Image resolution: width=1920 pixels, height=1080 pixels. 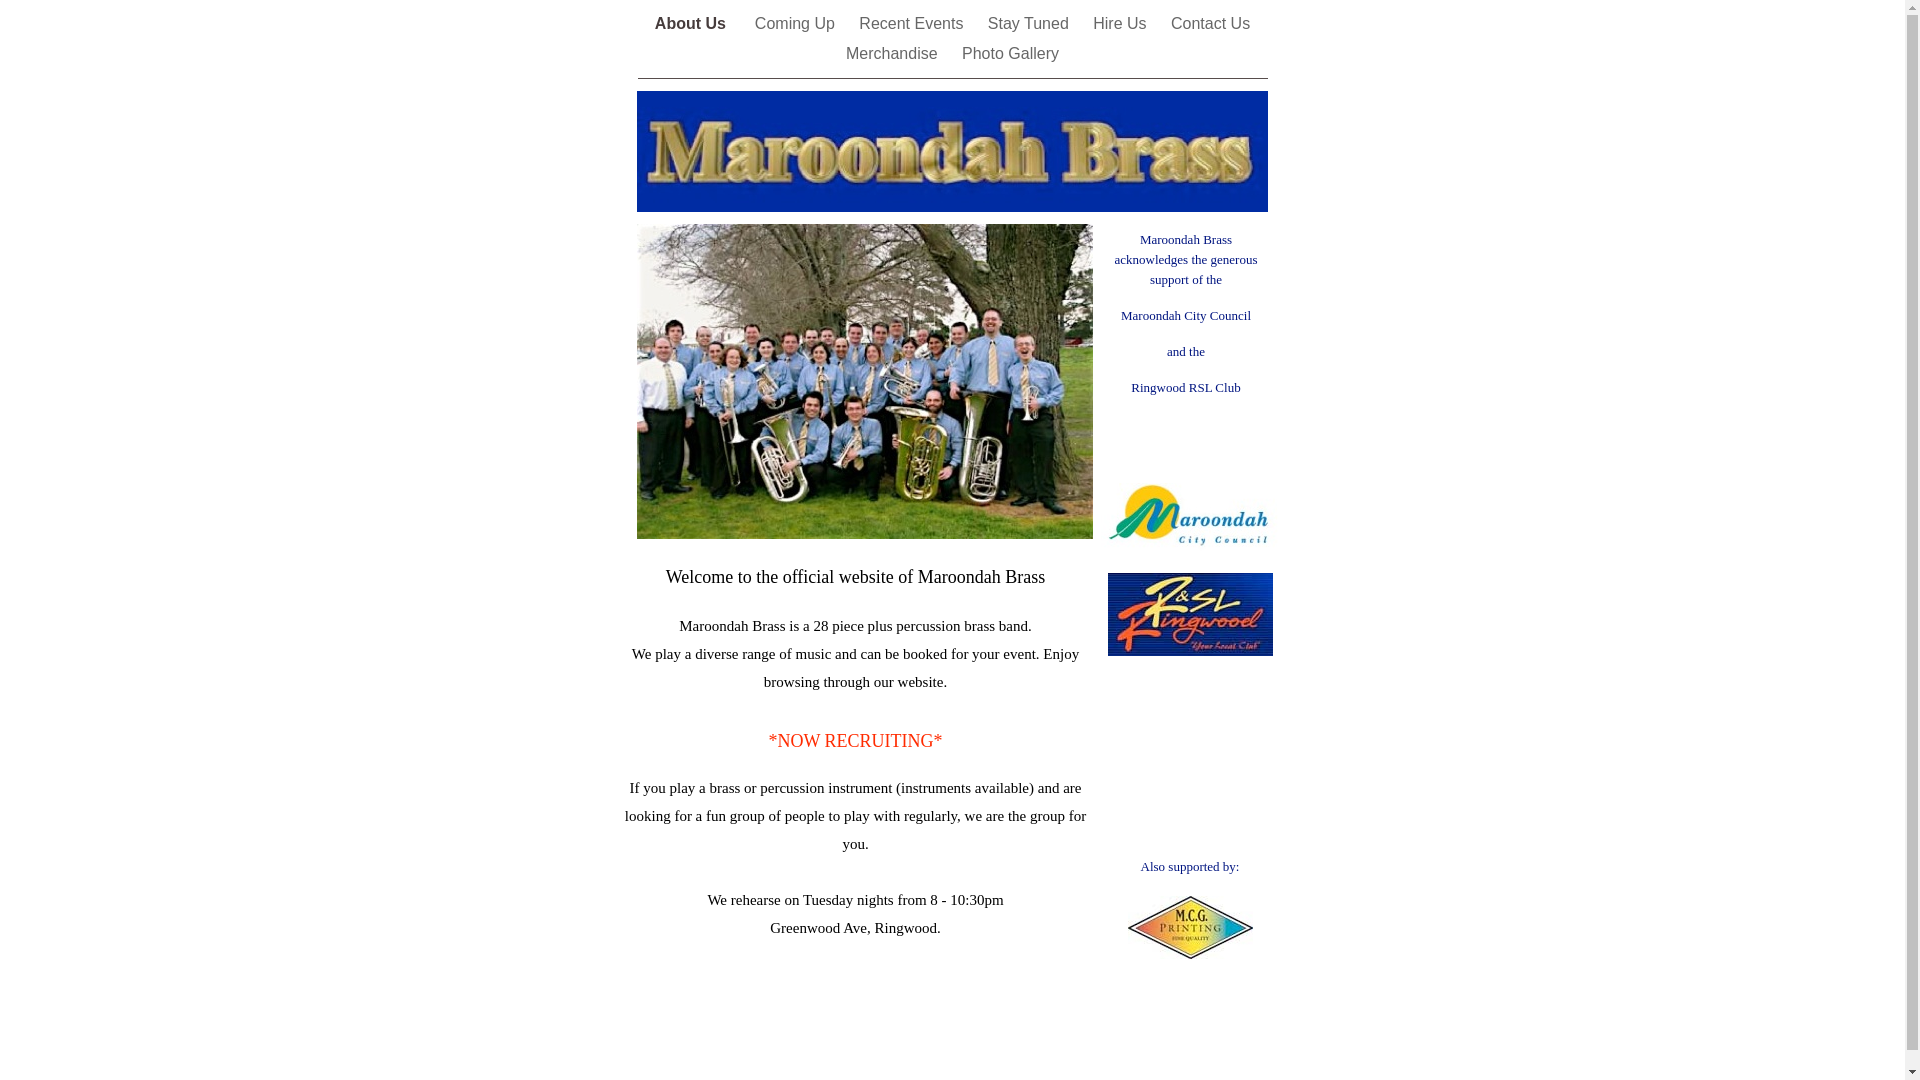 What do you see at coordinates (795, 23) in the screenshot?
I see `'Coming Up'` at bounding box center [795, 23].